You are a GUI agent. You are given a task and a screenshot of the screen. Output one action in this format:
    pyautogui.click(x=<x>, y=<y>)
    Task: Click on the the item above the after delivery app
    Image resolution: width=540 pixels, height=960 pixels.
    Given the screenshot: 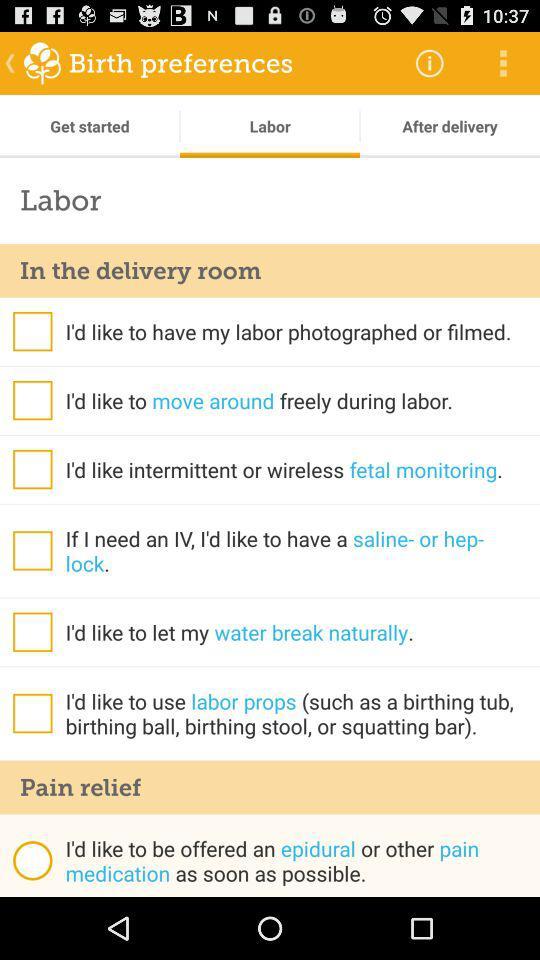 What is the action you would take?
    pyautogui.click(x=428, y=62)
    